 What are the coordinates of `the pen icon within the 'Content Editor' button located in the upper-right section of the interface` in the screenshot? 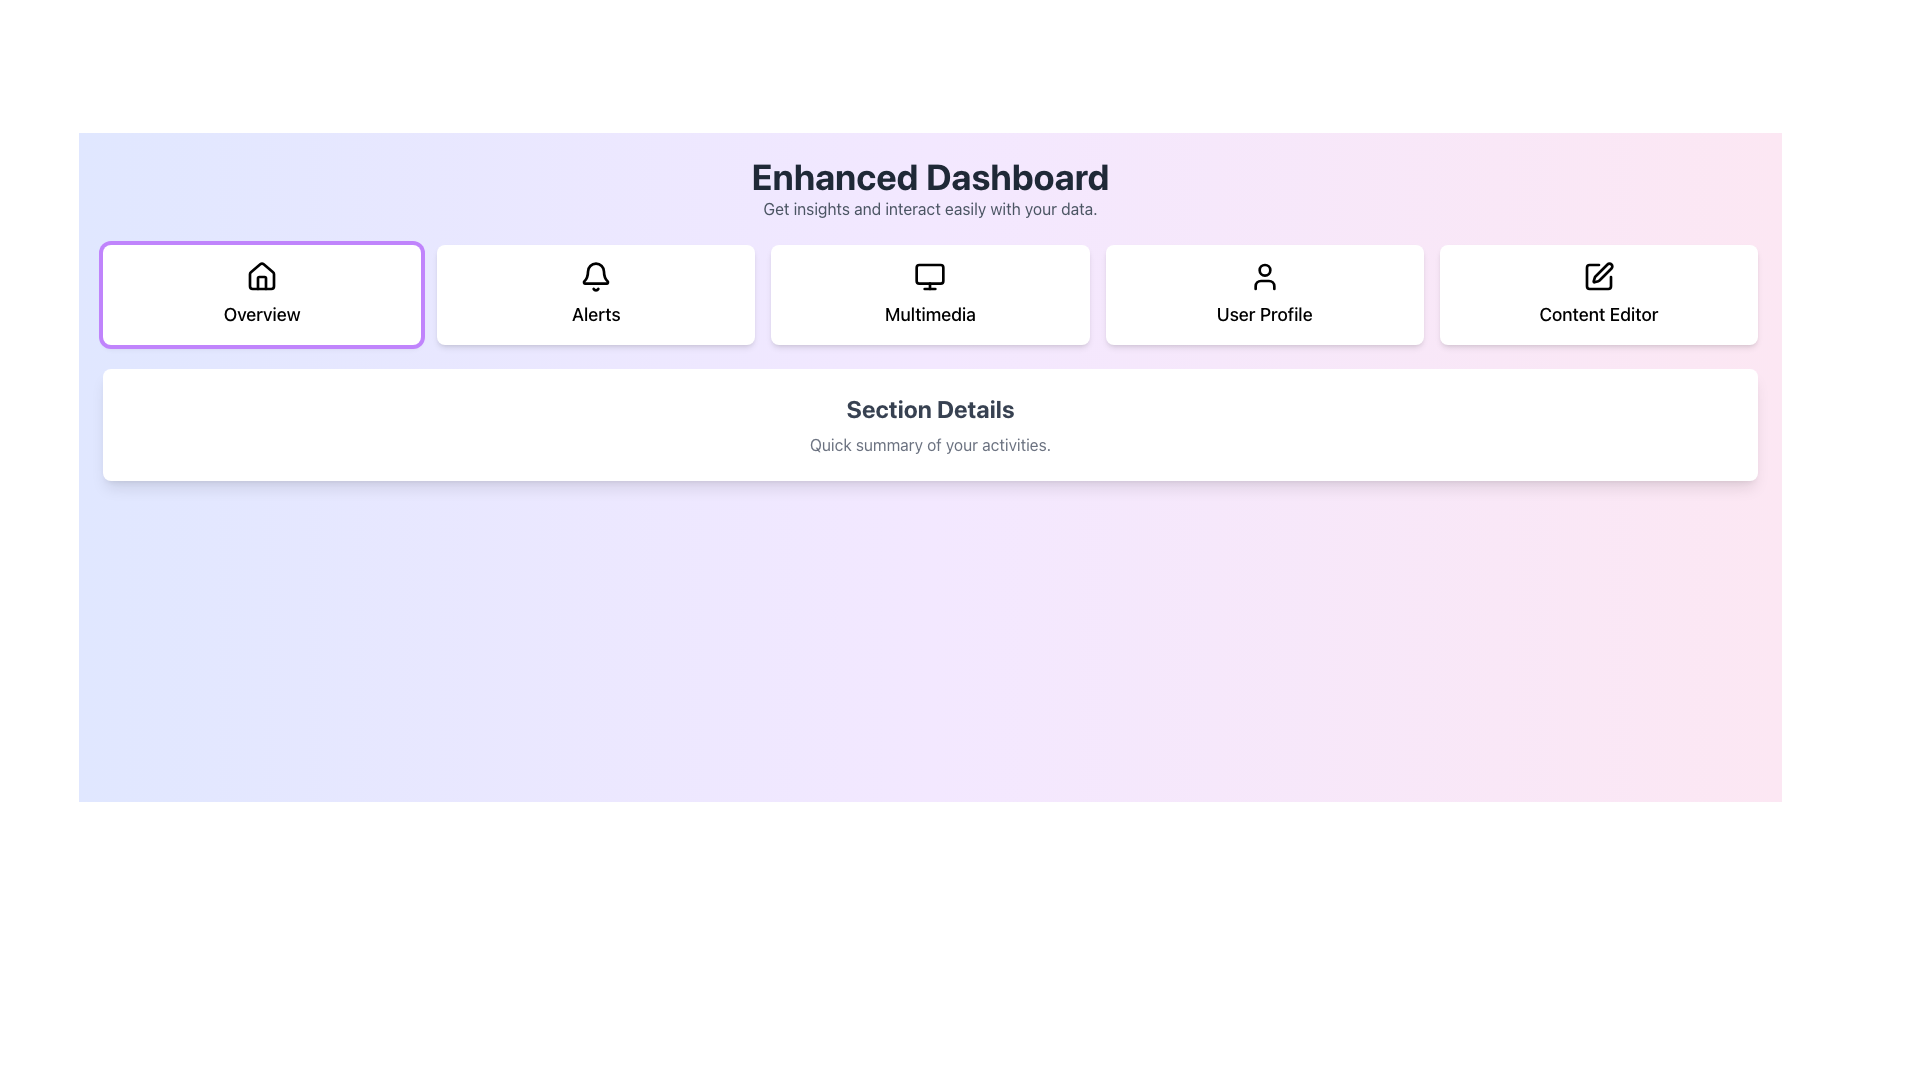 It's located at (1602, 273).